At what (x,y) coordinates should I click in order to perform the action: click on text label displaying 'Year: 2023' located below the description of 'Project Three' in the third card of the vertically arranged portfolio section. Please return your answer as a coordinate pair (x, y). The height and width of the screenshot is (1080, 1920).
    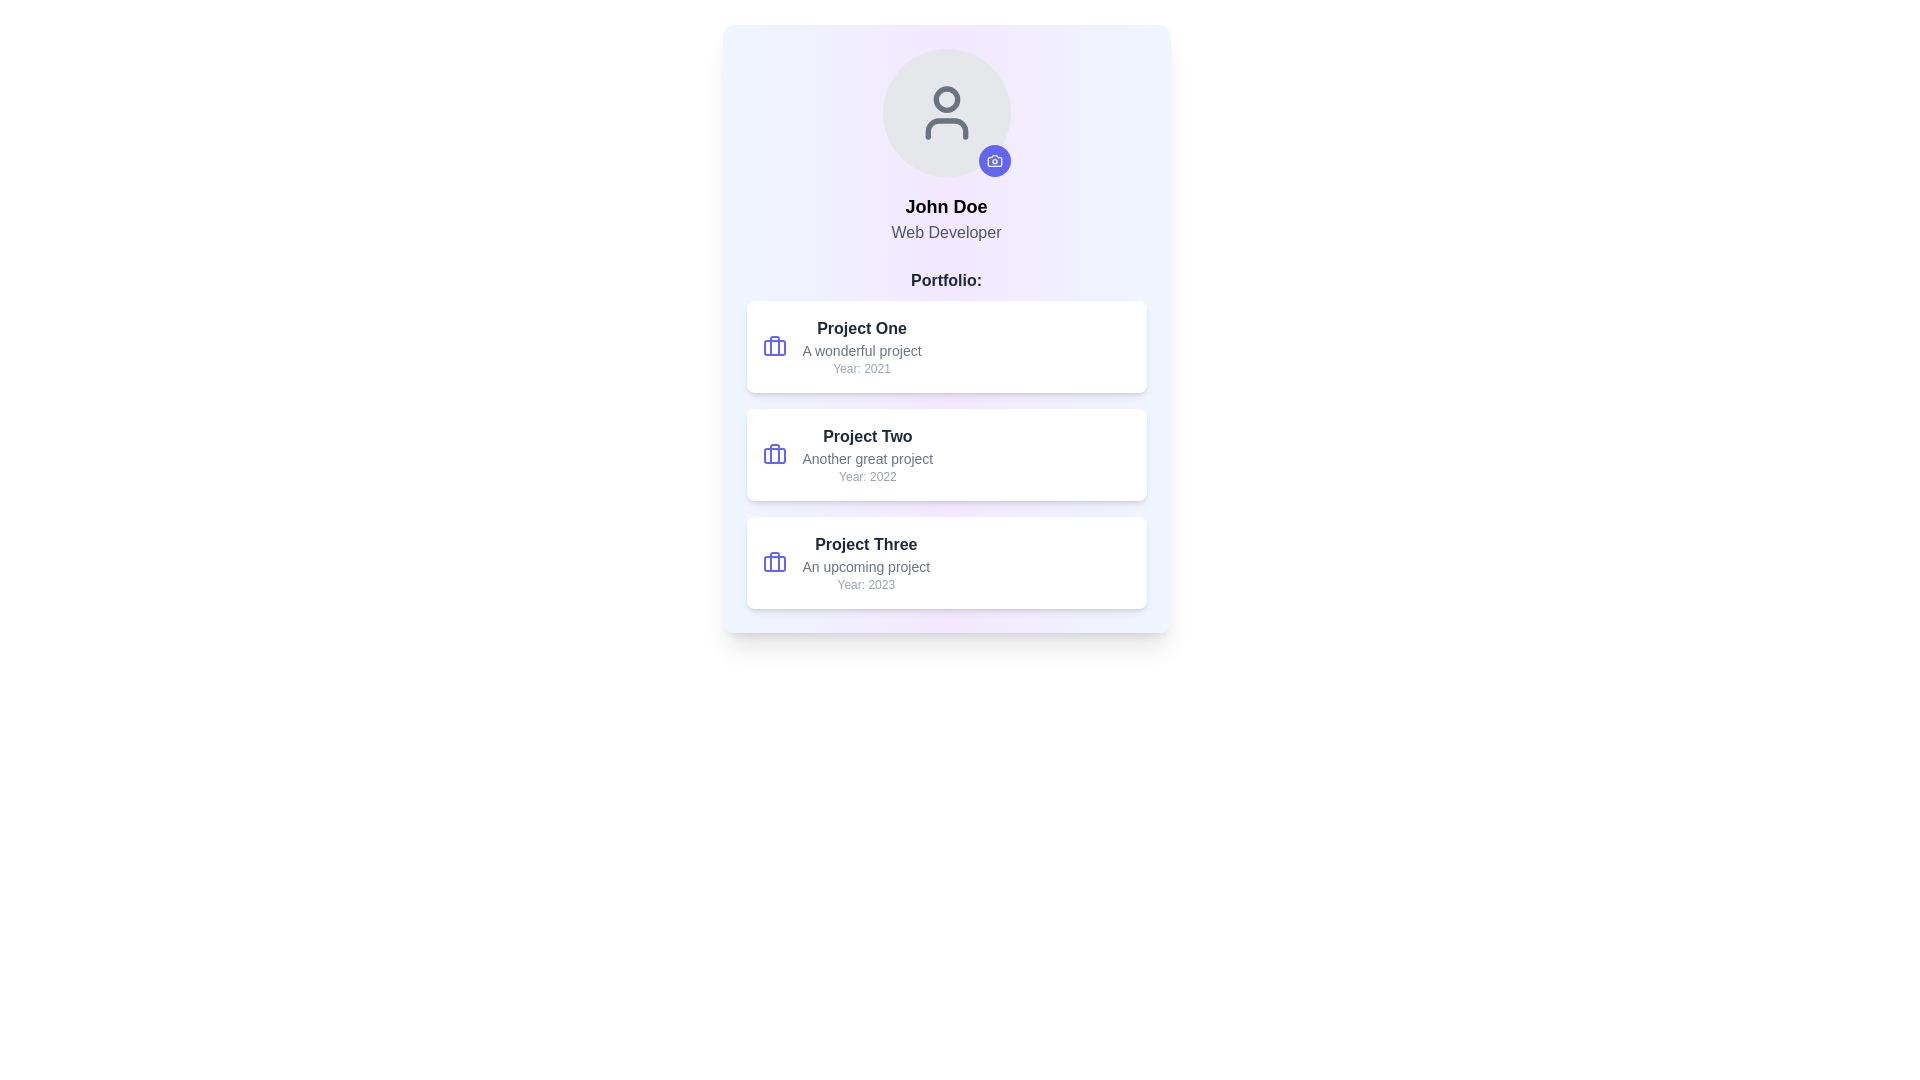
    Looking at the image, I should click on (866, 585).